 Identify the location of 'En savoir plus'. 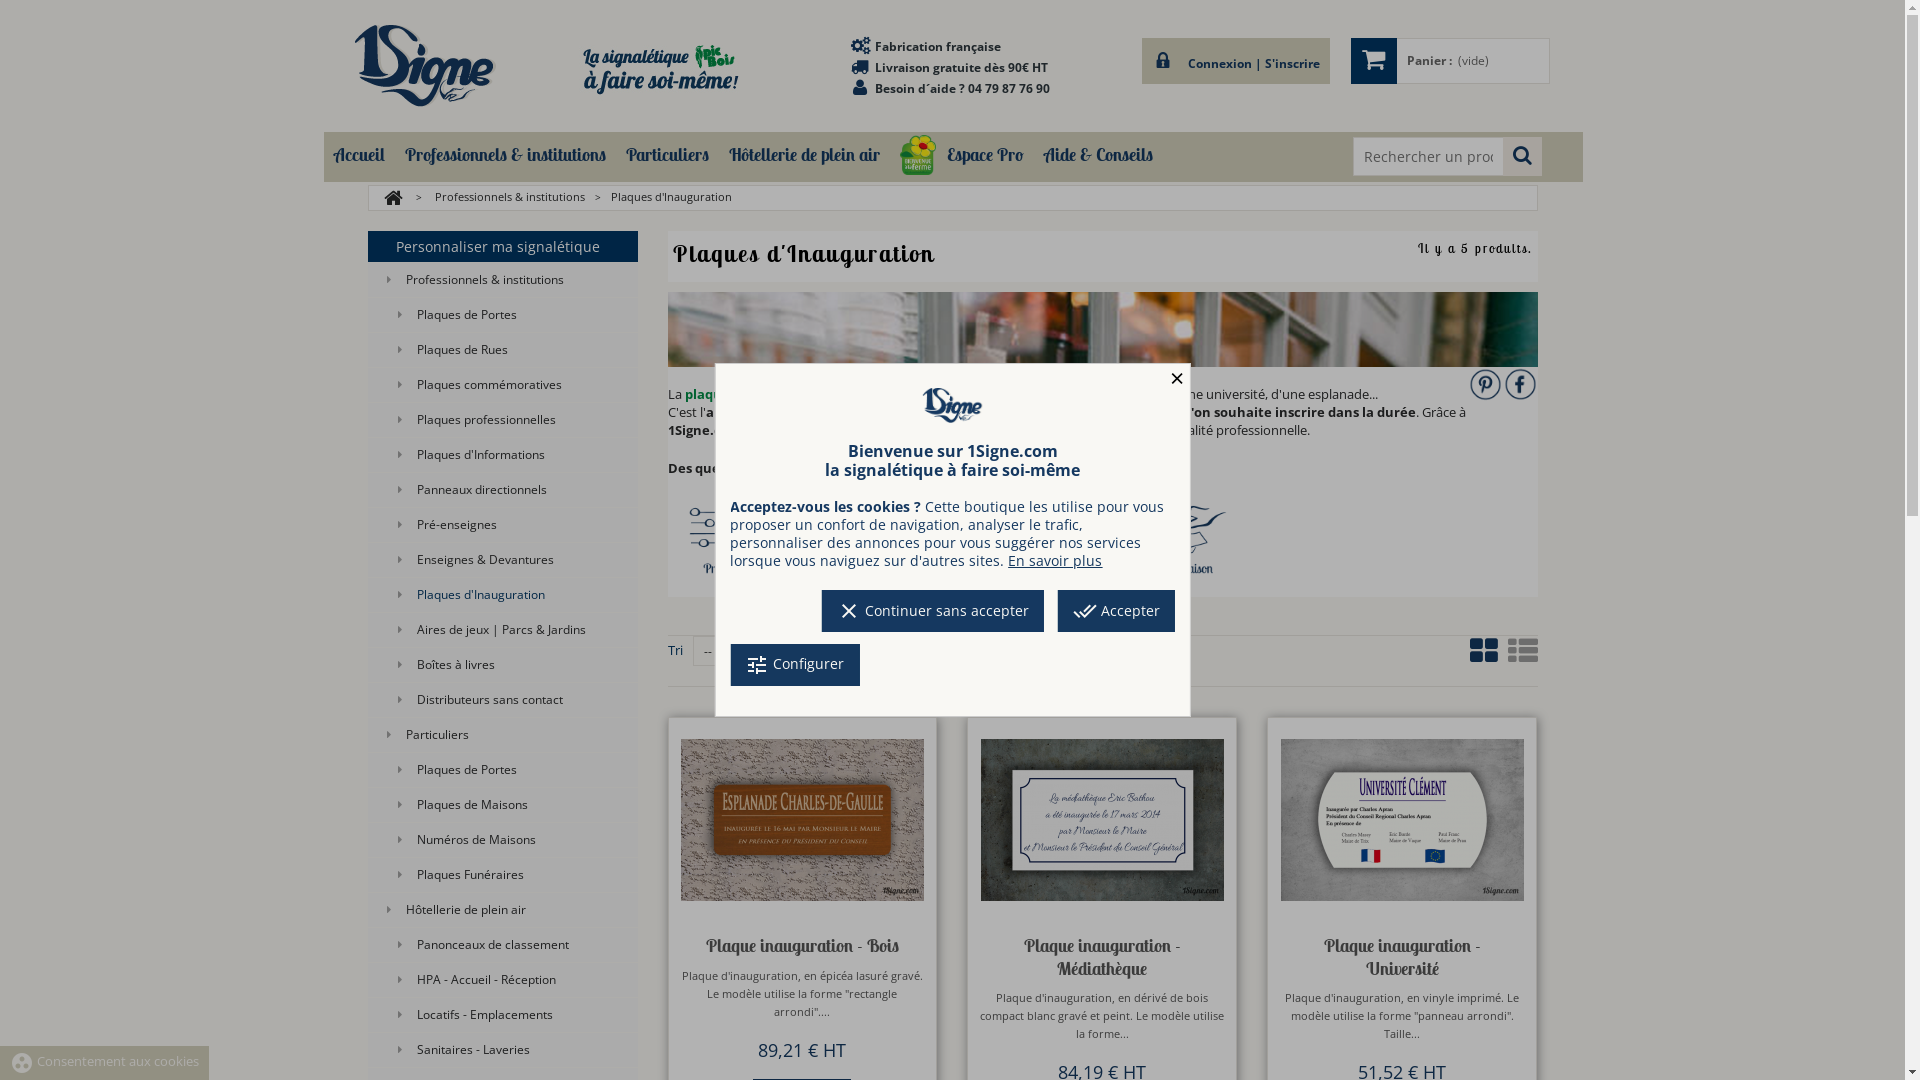
(1054, 560).